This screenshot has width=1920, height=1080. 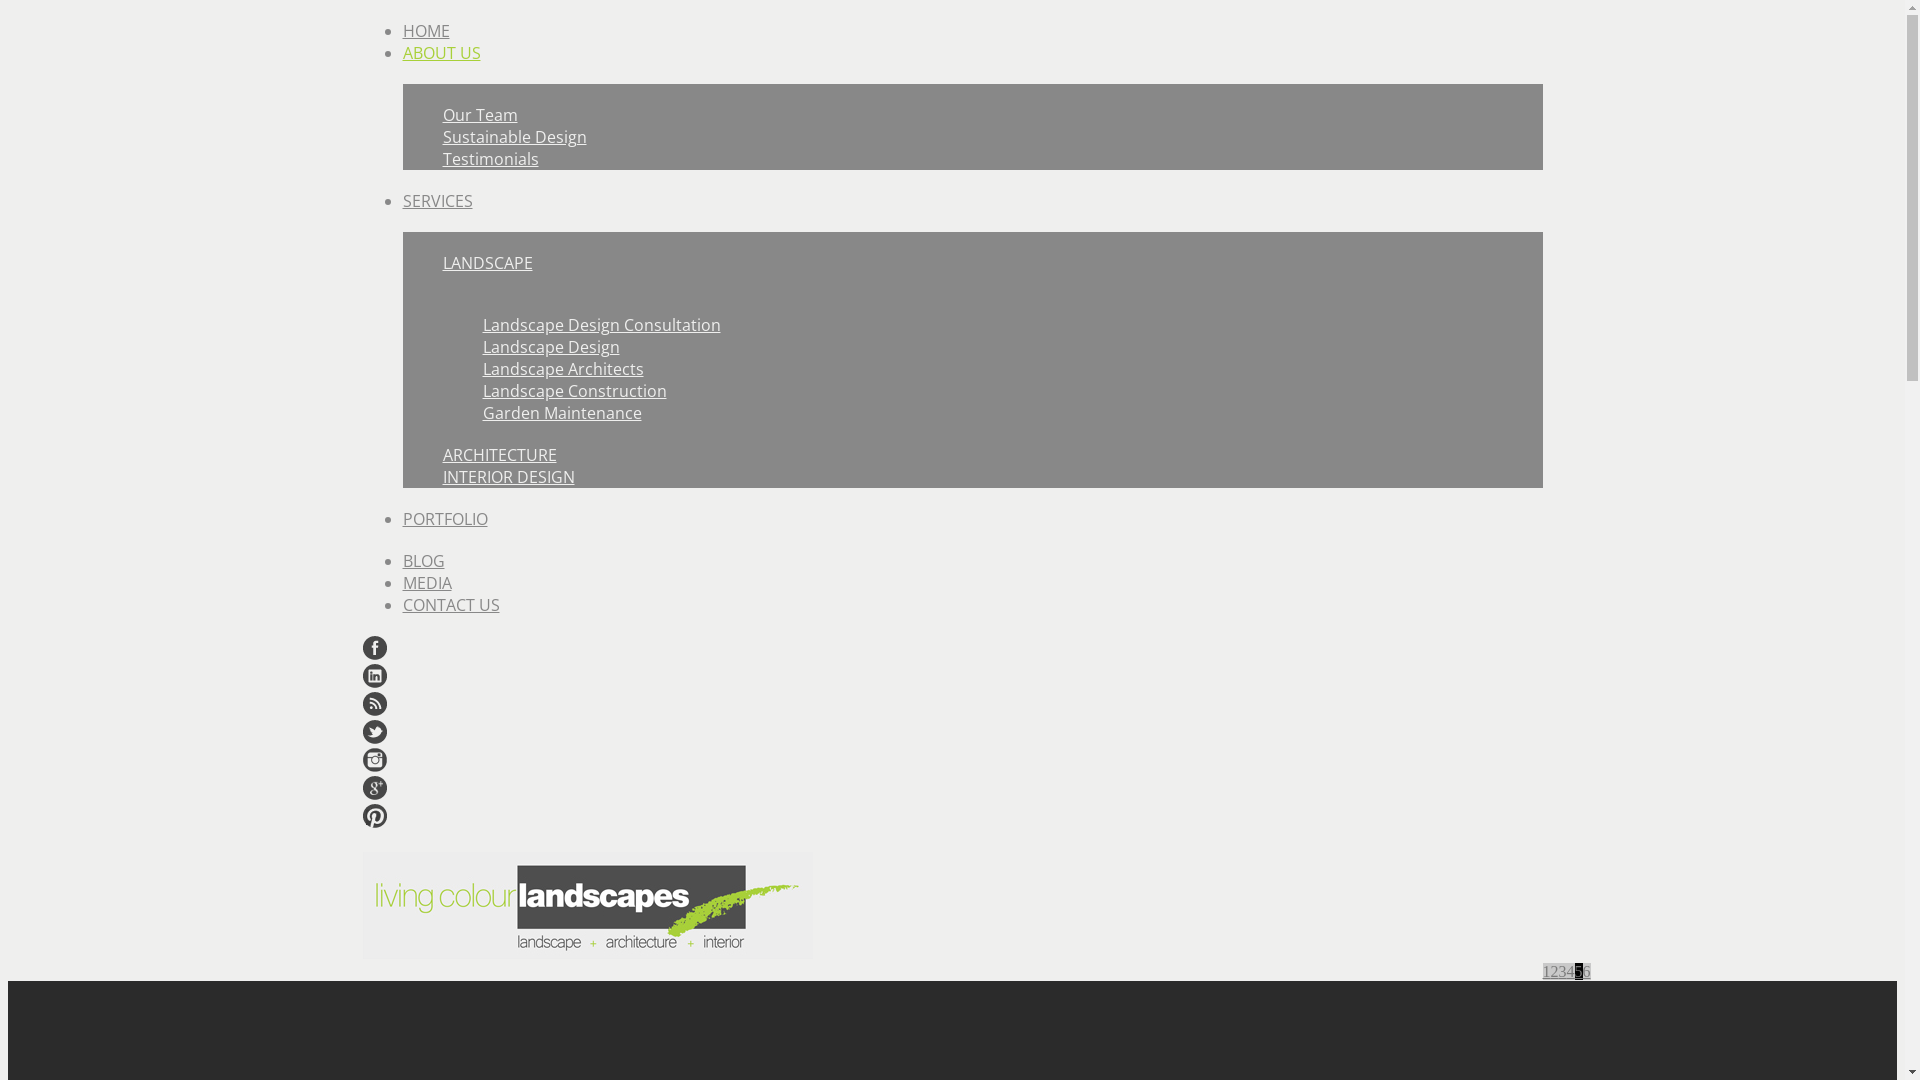 What do you see at coordinates (1560, 970) in the screenshot?
I see `'3'` at bounding box center [1560, 970].